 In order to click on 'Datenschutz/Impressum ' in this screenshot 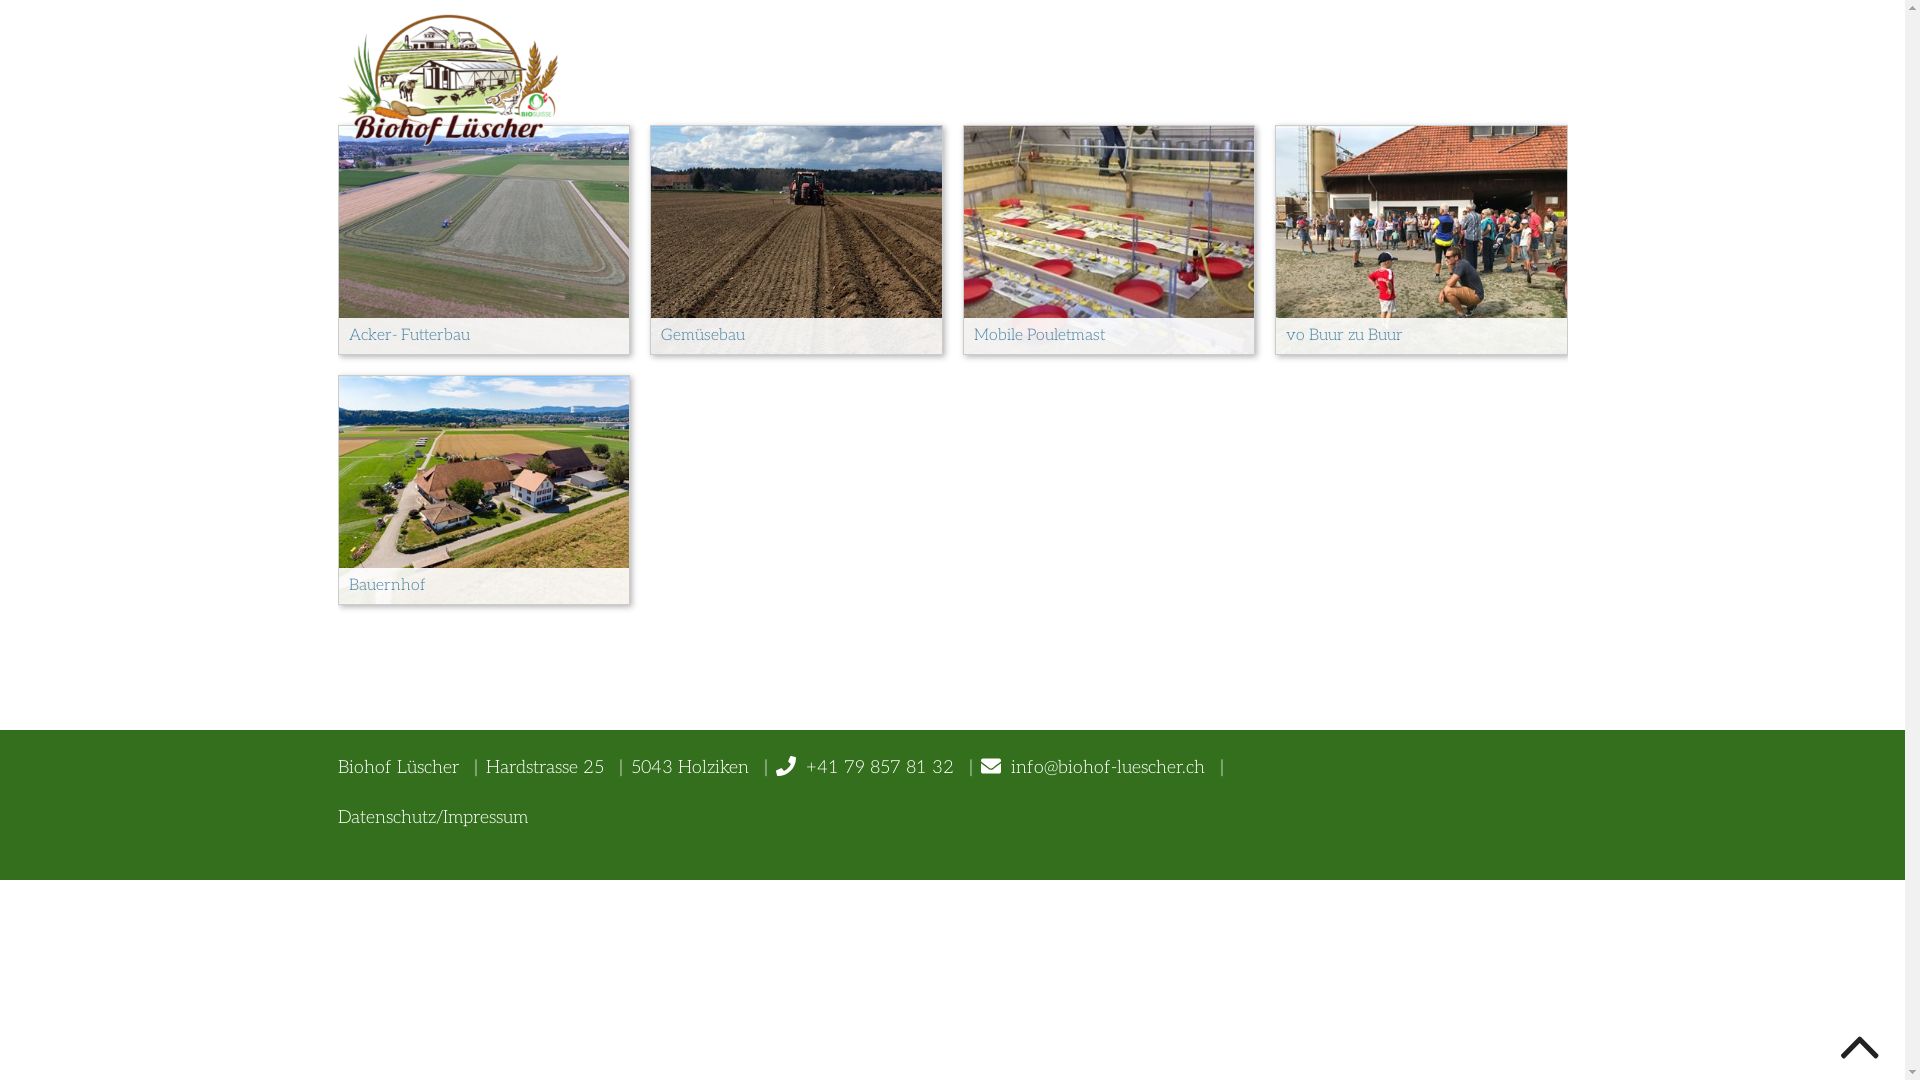, I will do `click(434, 817)`.